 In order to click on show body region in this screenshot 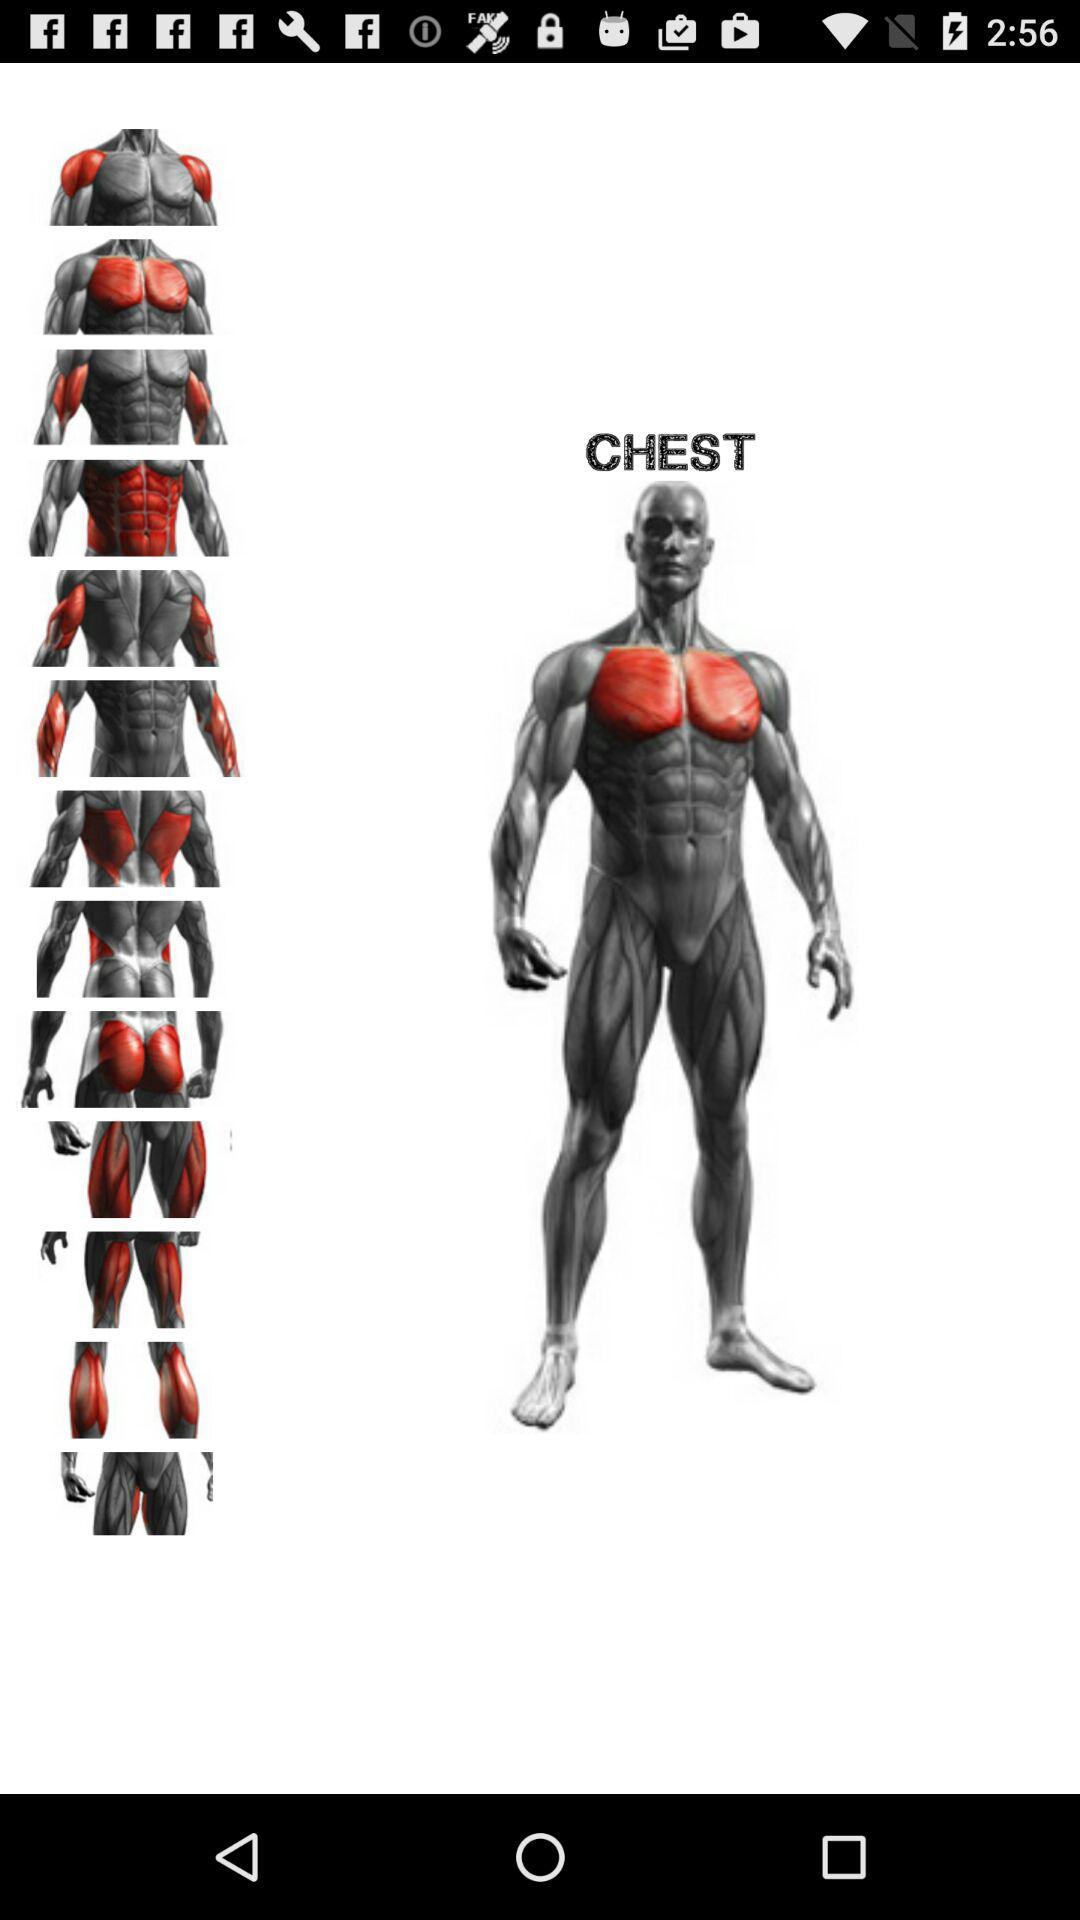, I will do `click(131, 1493)`.